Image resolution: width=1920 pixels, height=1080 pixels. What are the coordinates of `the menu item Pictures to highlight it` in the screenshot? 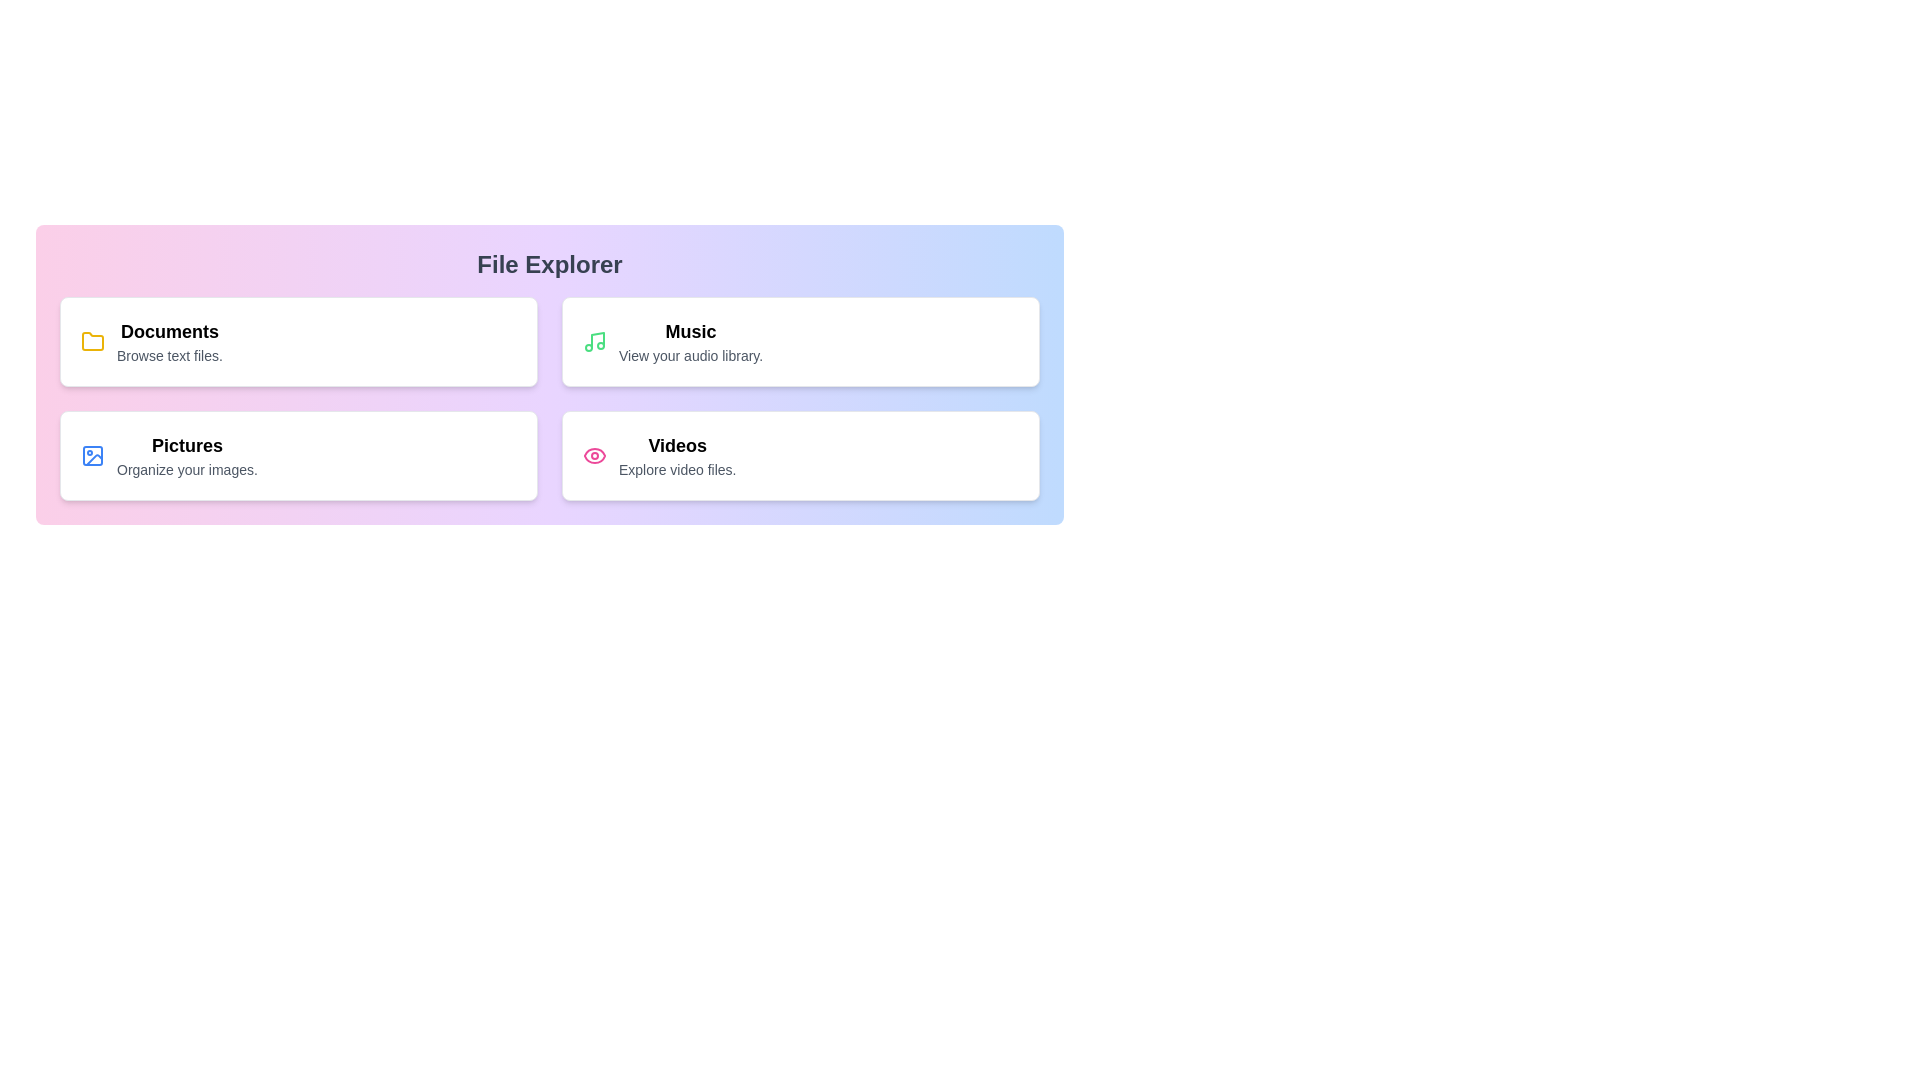 It's located at (297, 455).